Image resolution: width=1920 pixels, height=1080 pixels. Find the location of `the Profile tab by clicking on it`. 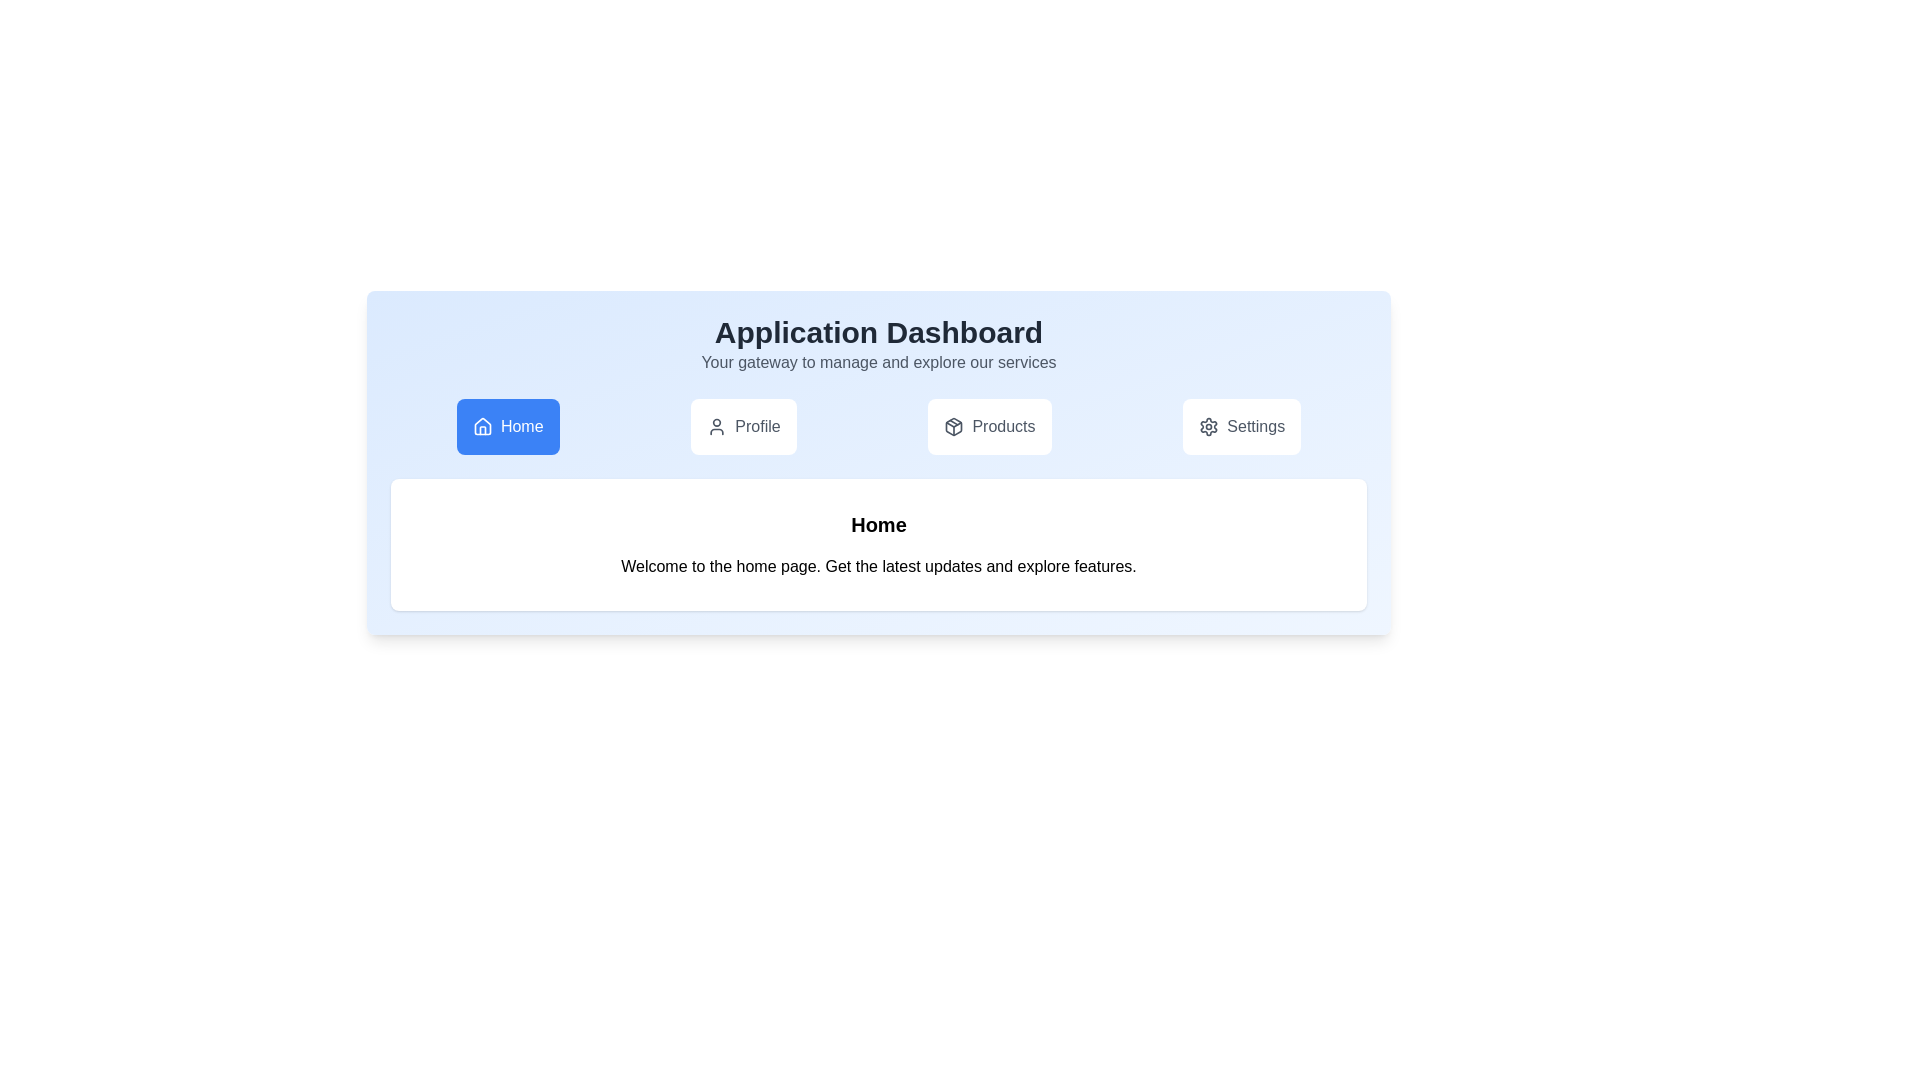

the Profile tab by clicking on it is located at coordinates (743, 426).